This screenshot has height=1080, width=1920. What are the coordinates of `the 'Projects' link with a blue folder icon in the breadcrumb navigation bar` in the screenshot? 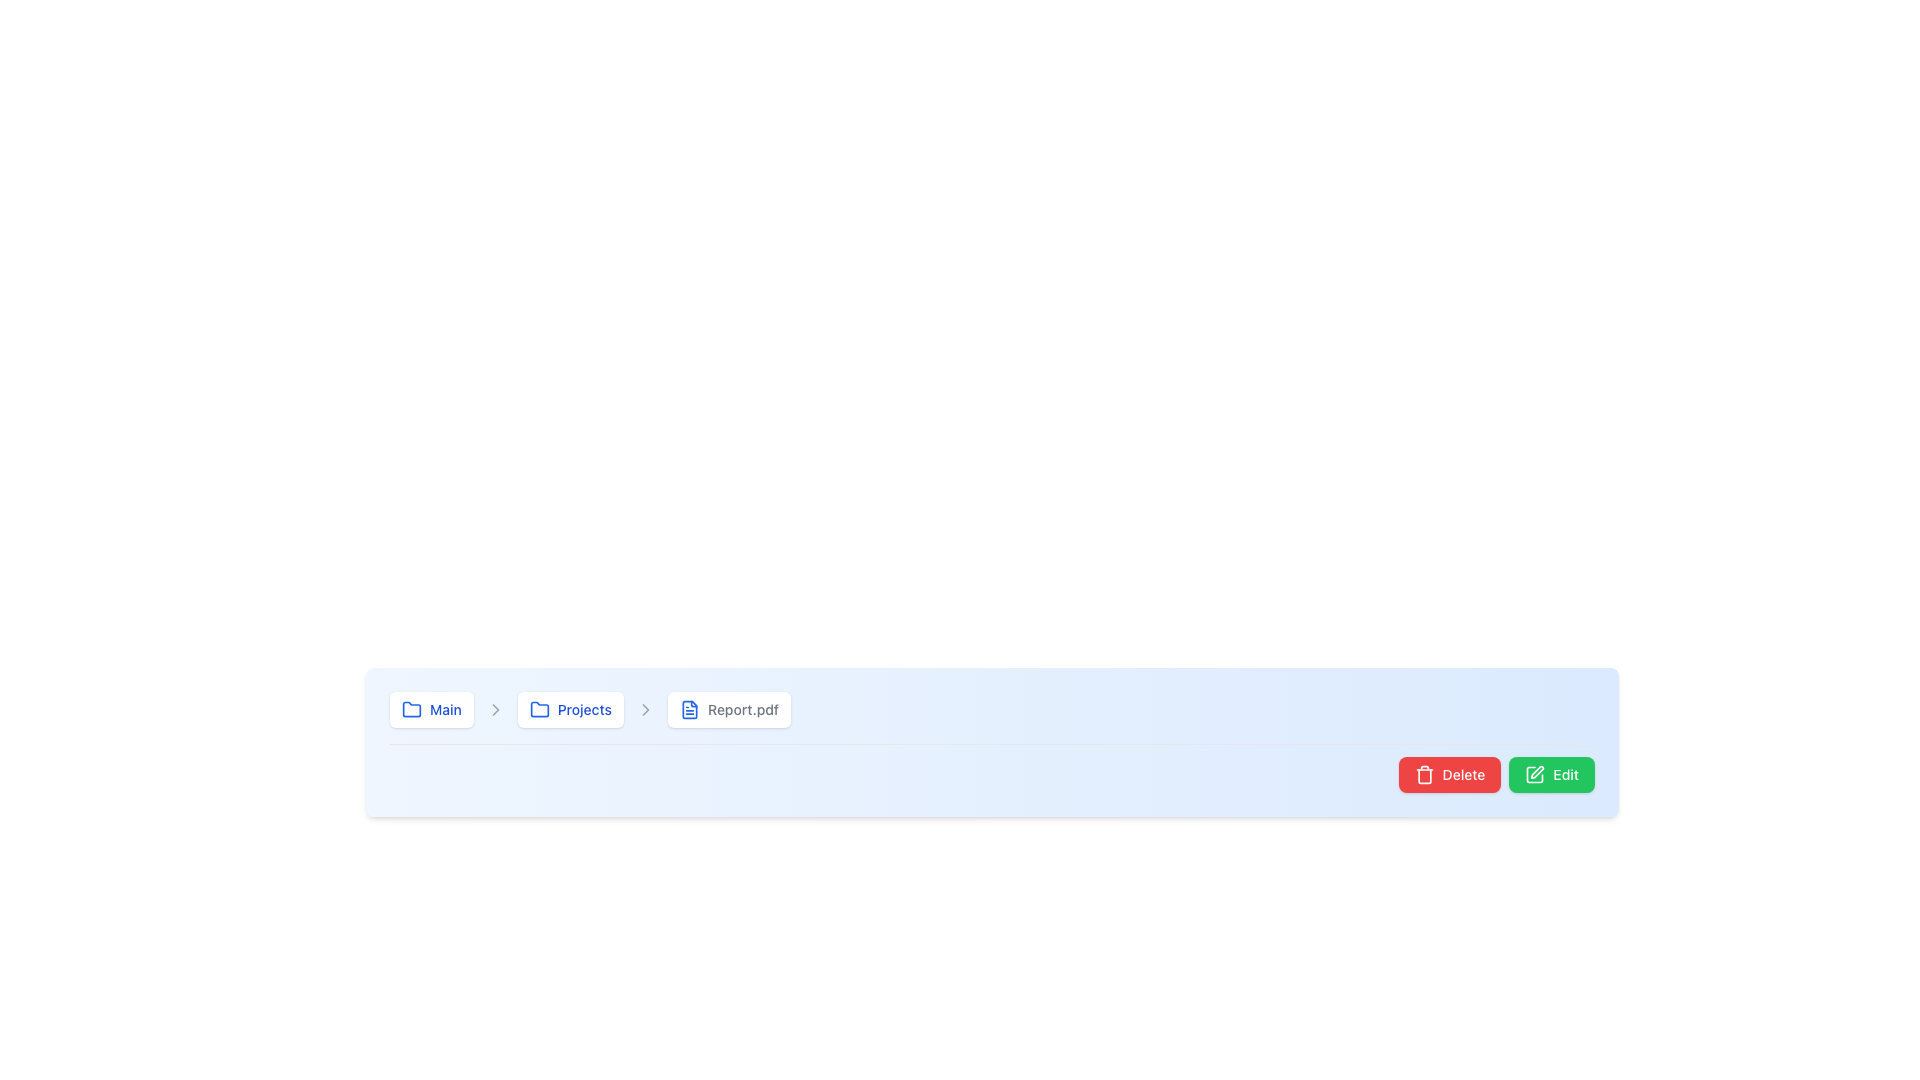 It's located at (569, 708).